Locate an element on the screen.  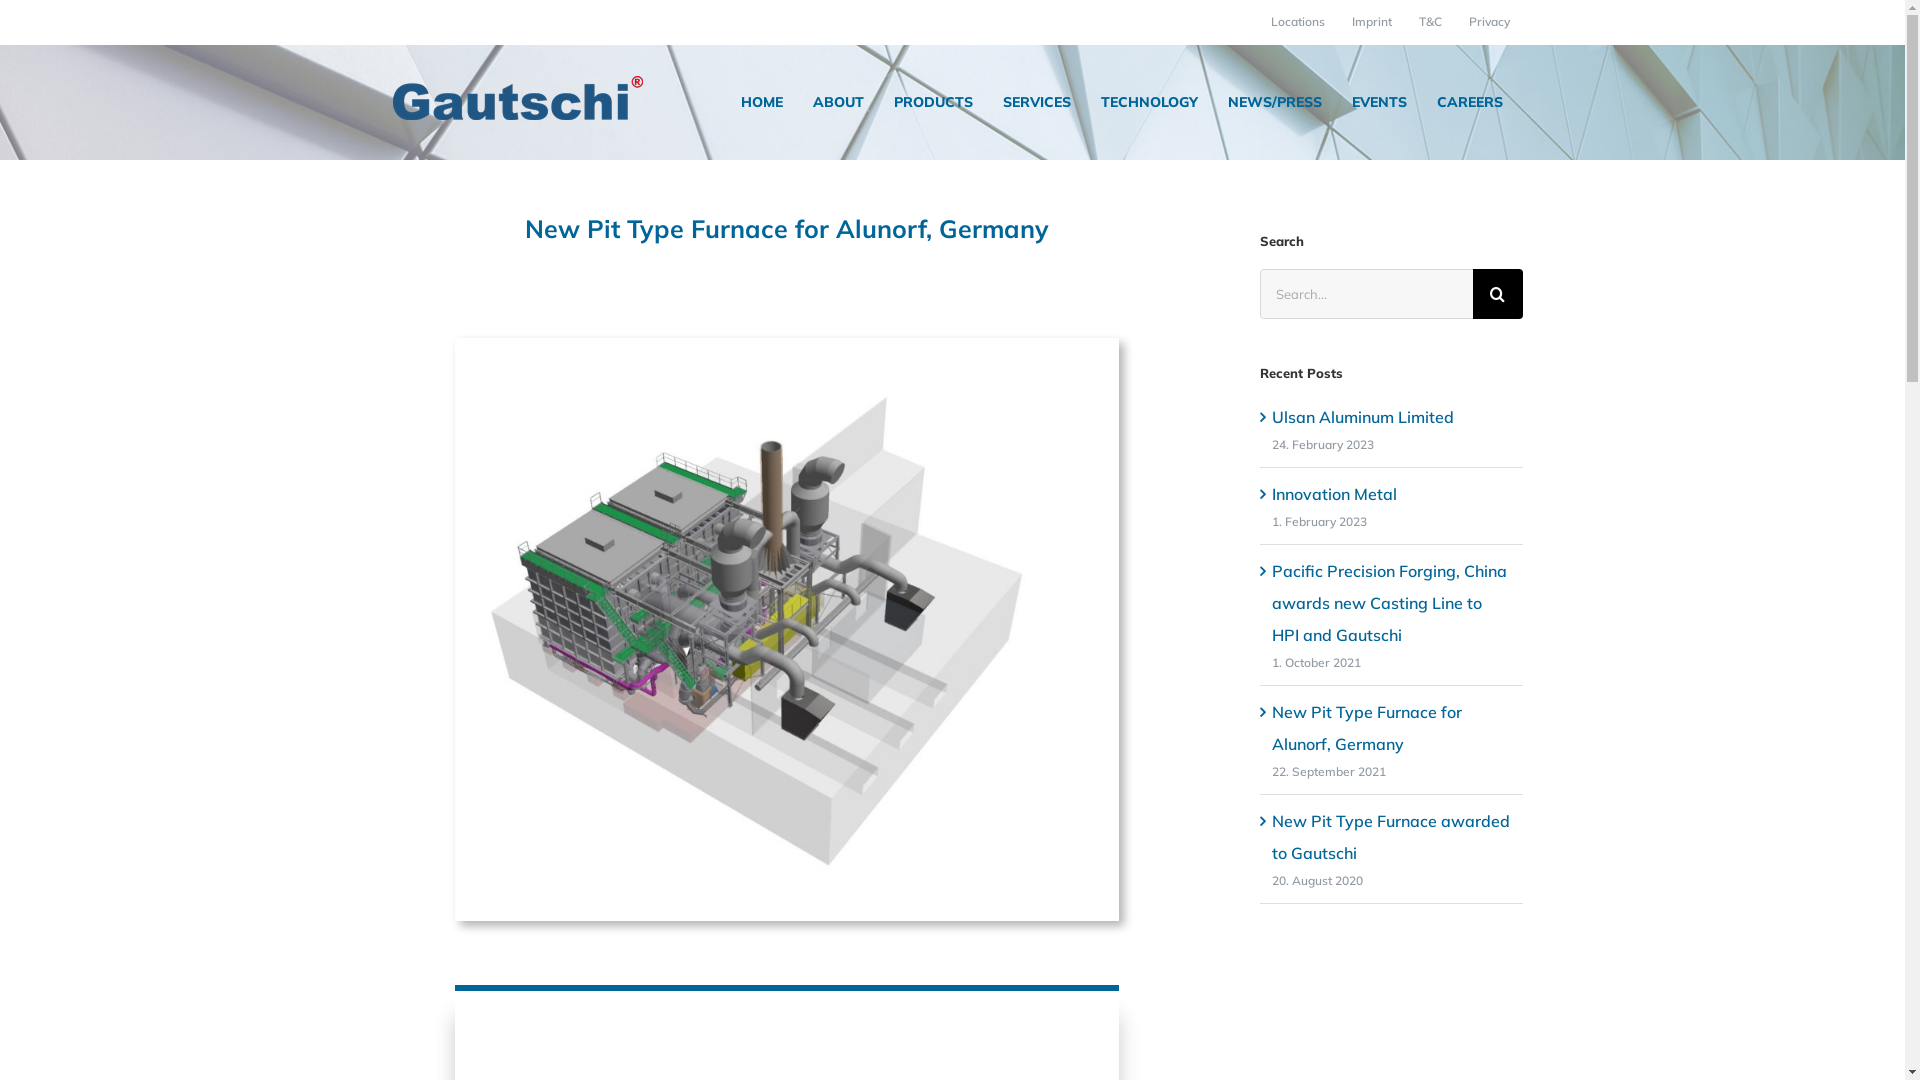
'CAREERS' is located at coordinates (1468, 101).